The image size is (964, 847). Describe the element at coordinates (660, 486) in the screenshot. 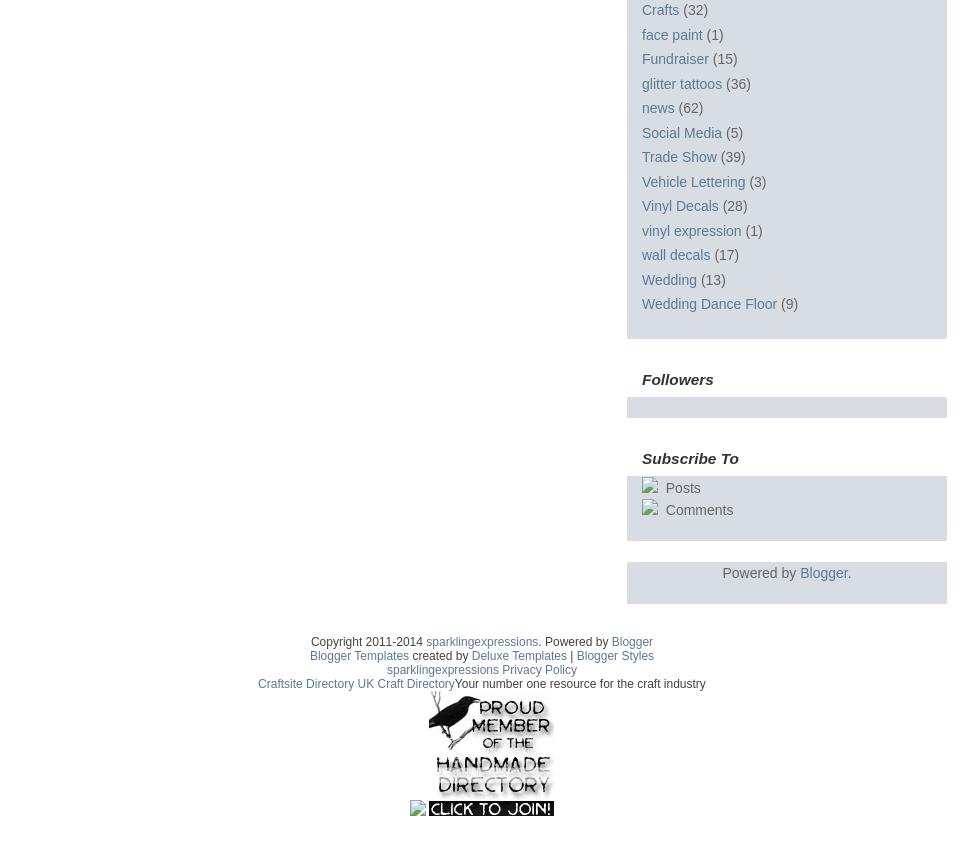

I see `'Posts'` at that location.